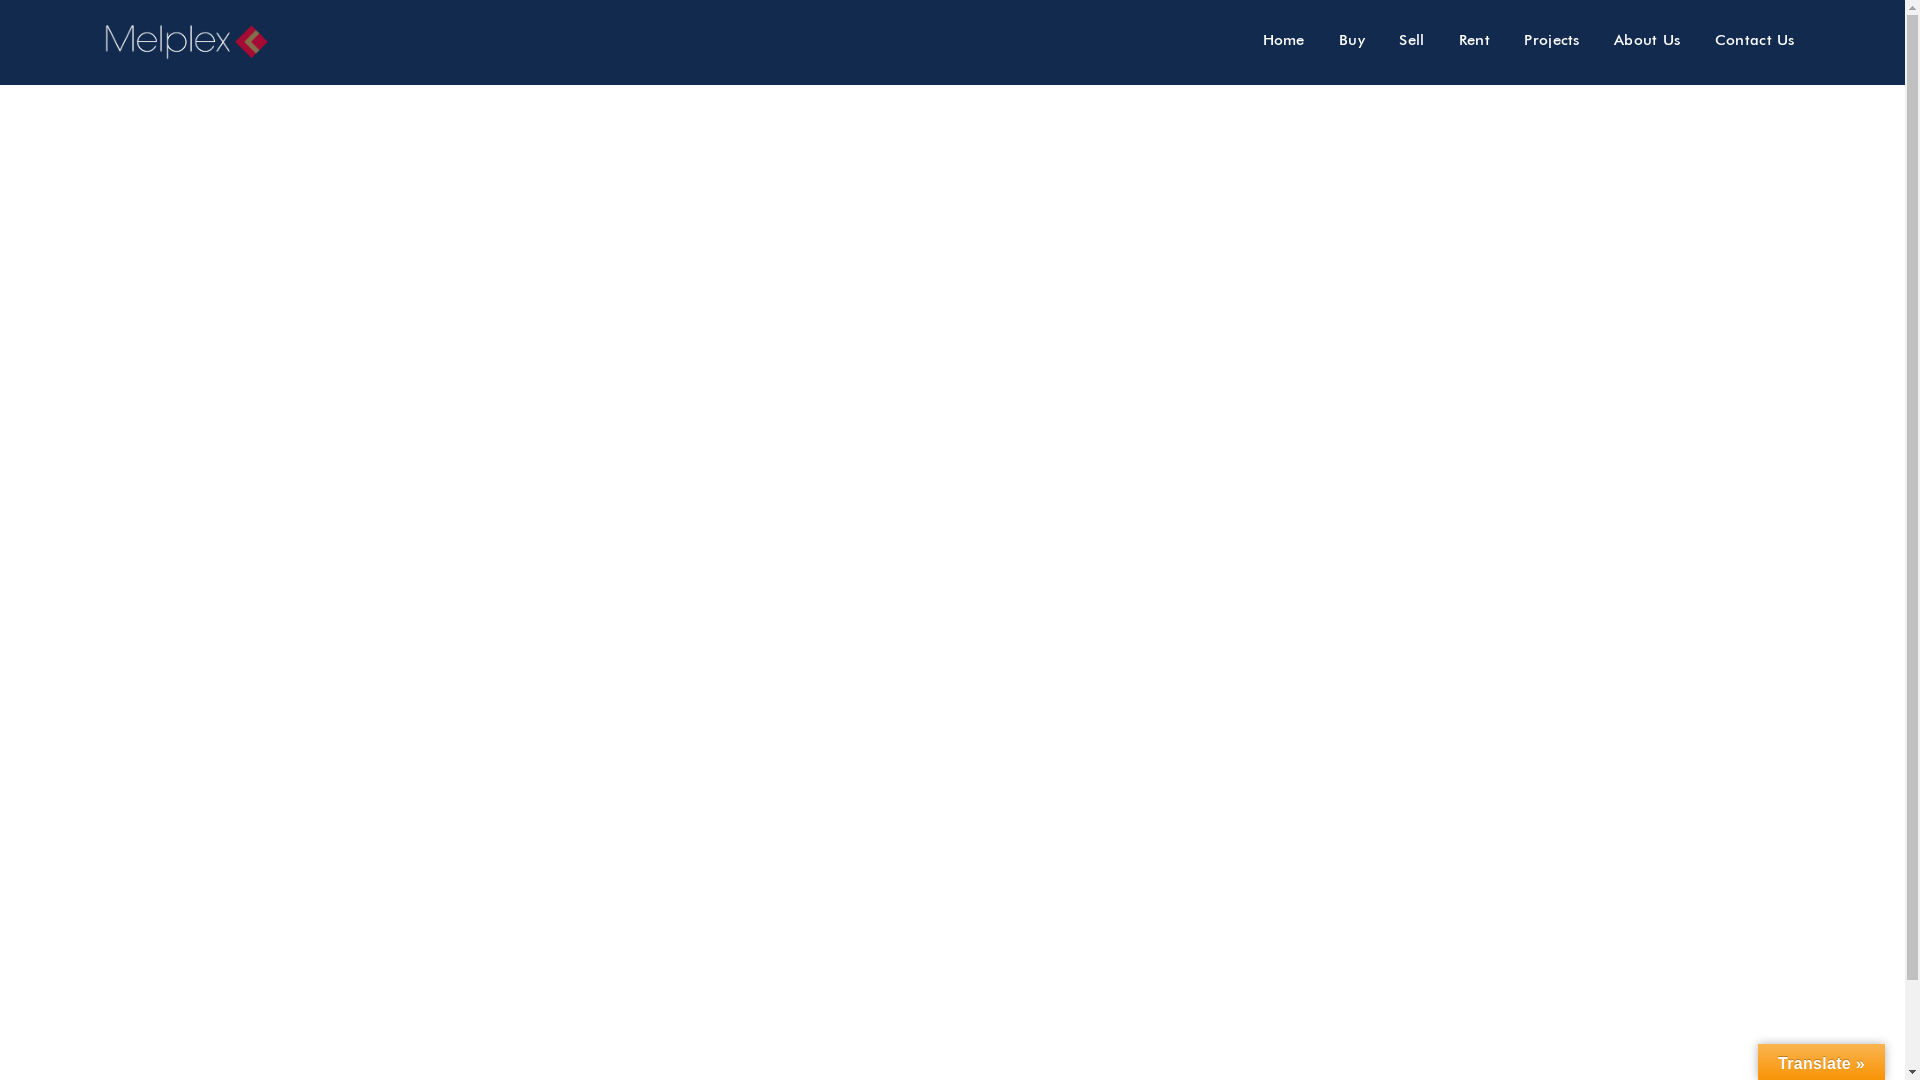 Image resolution: width=1920 pixels, height=1080 pixels. I want to click on 'Buy', so click(1352, 39).